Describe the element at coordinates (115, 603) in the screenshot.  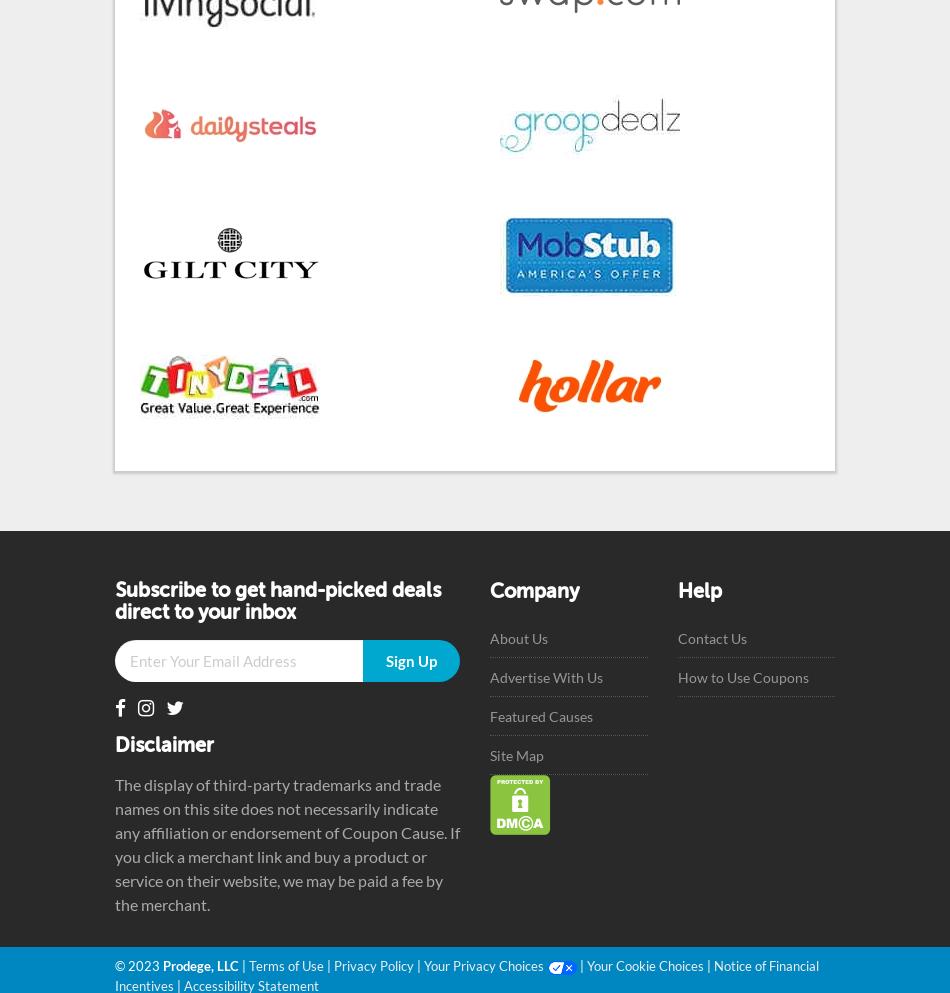
I see `'Subscribe to get hand-picked deals direct to your inbox'` at that location.